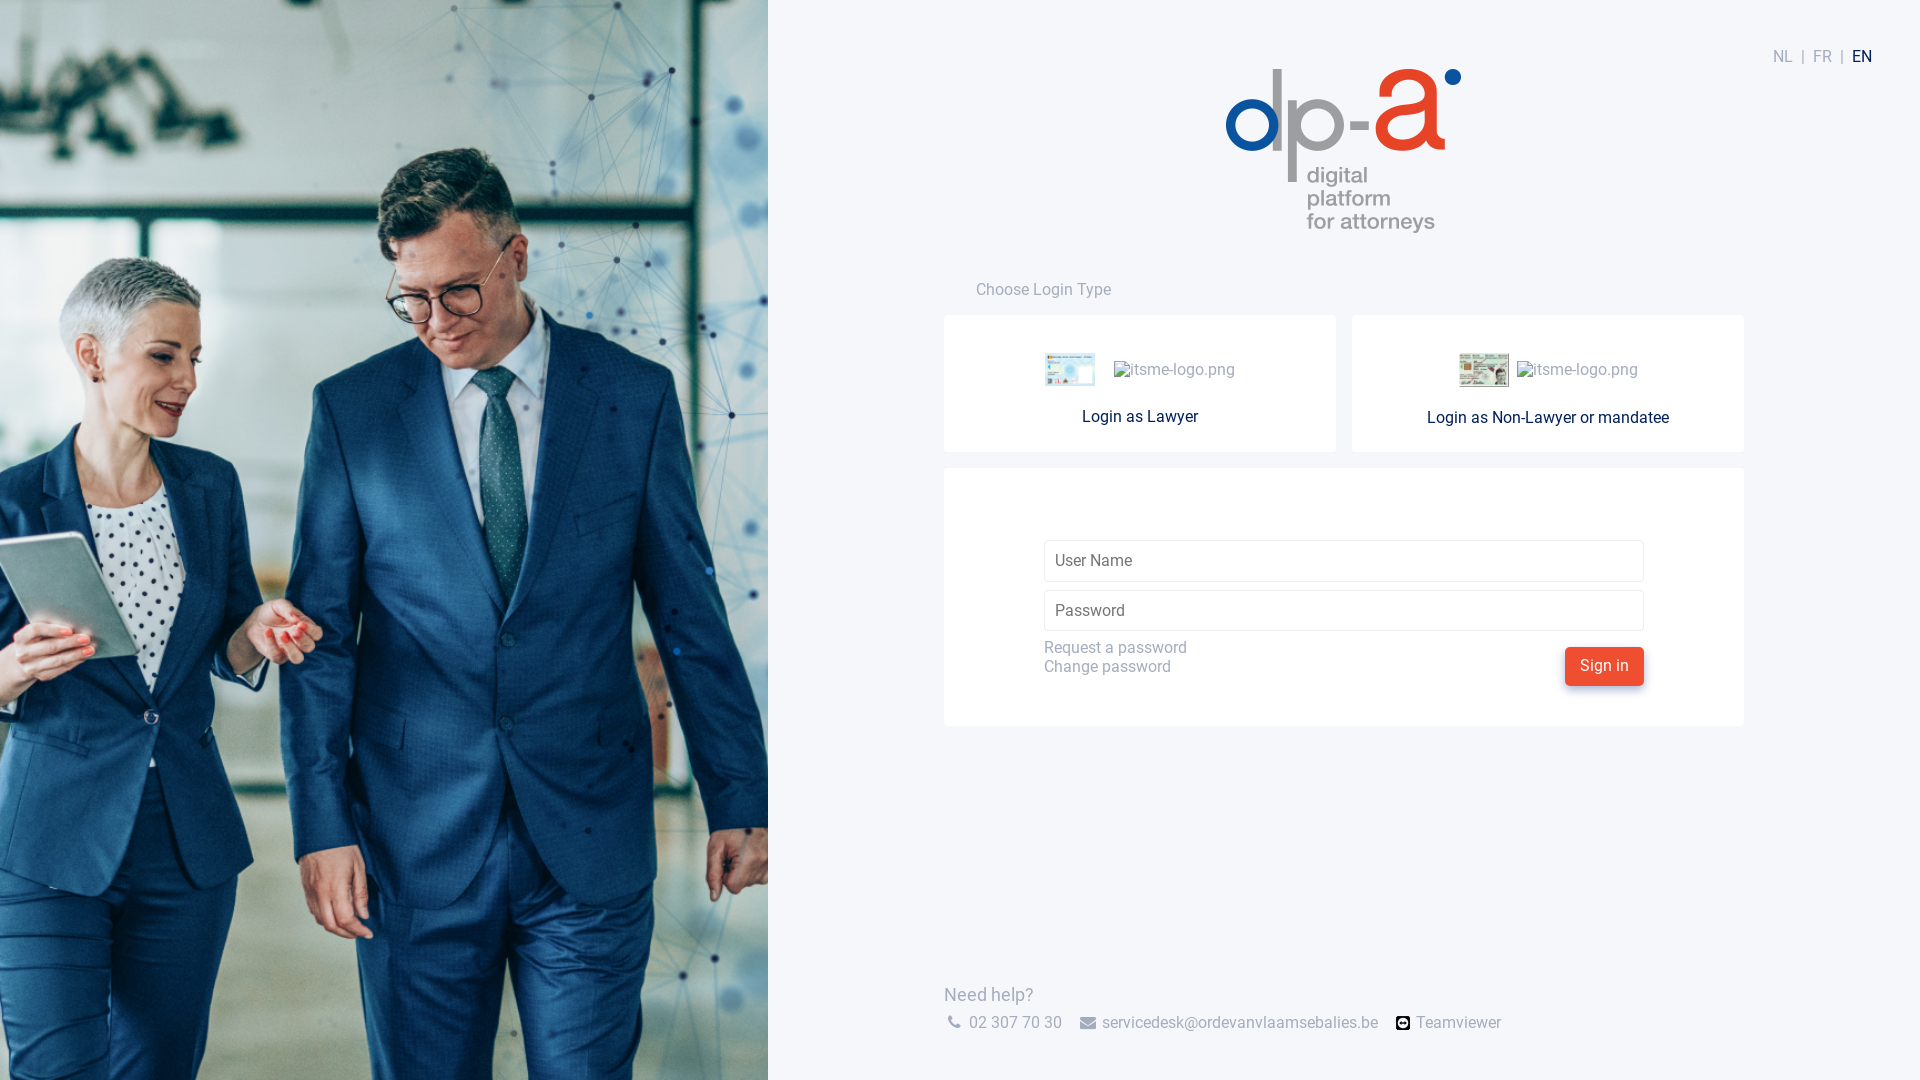 The image size is (1920, 1080). I want to click on 'ITSME', so click(1107, 369).